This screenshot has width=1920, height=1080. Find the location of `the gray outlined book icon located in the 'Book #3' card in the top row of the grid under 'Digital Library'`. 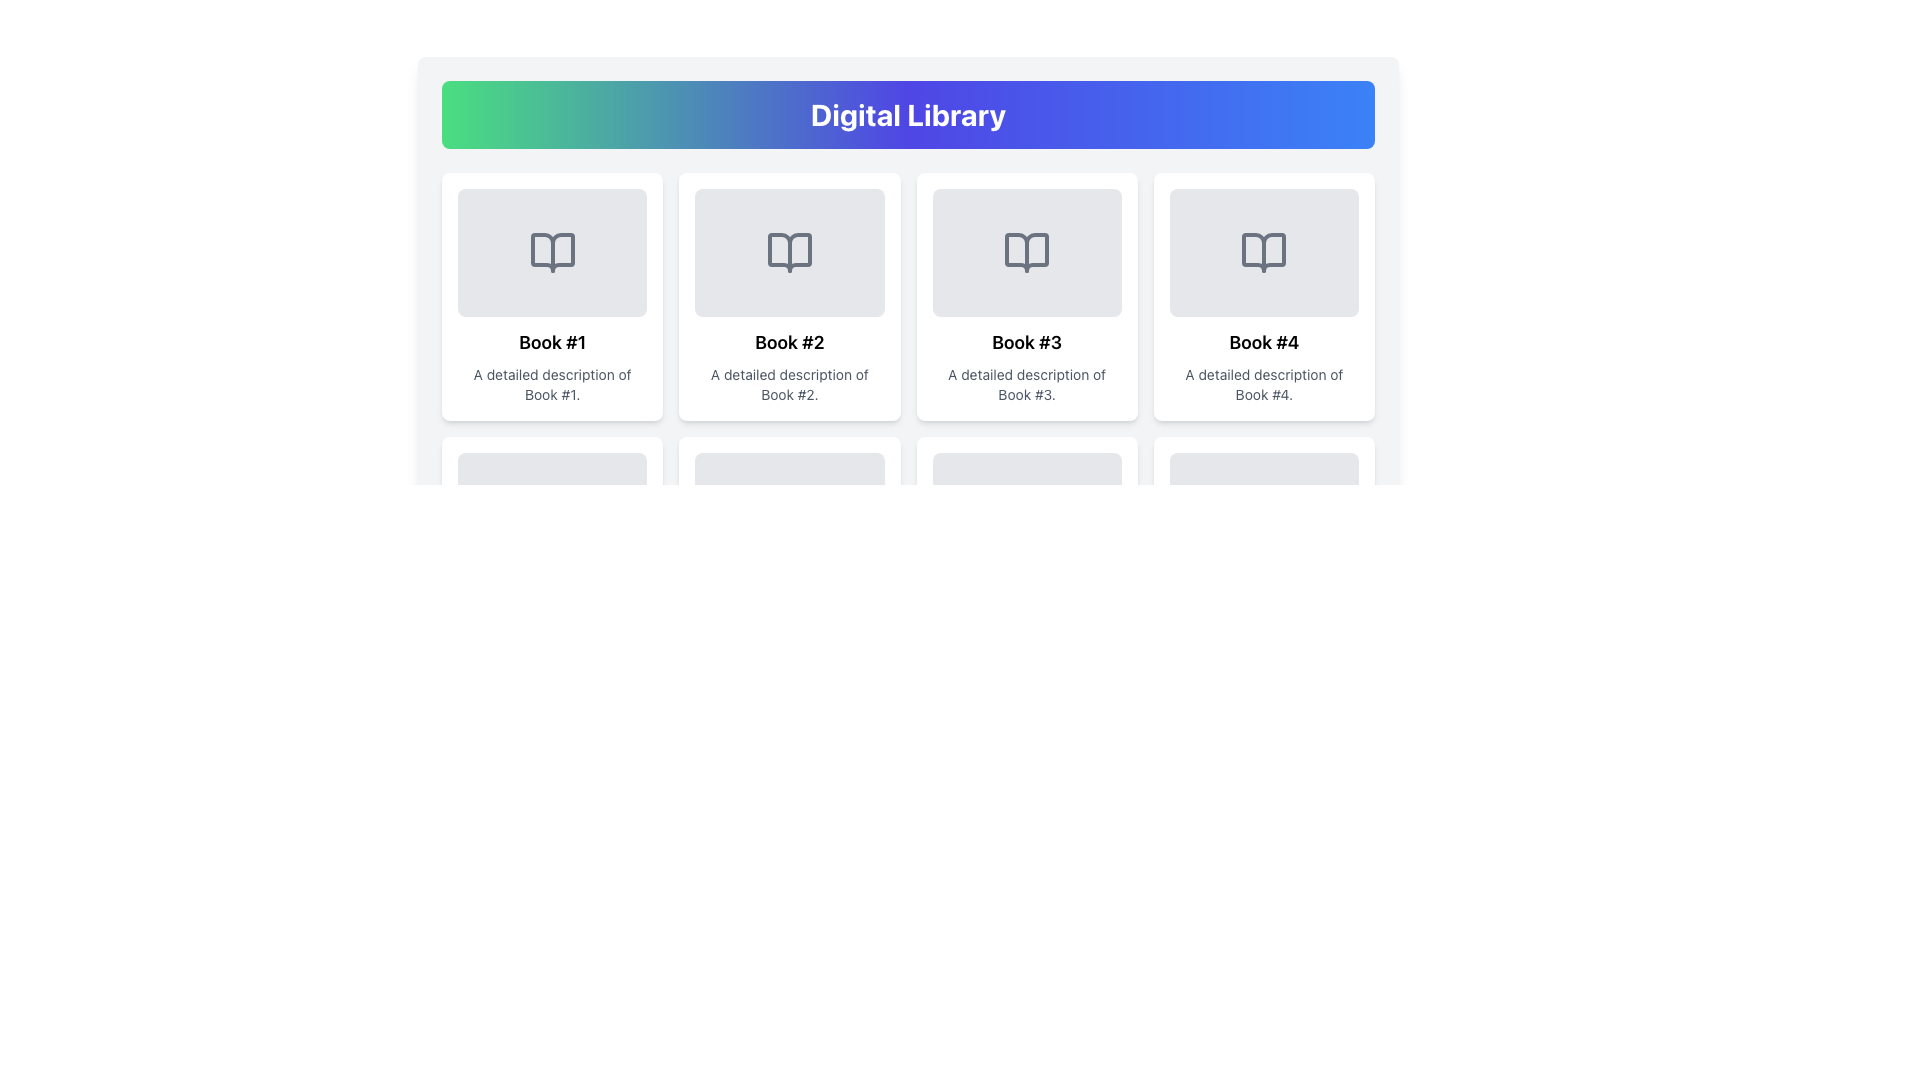

the gray outlined book icon located in the 'Book #3' card in the top row of the grid under 'Digital Library' is located at coordinates (1027, 252).